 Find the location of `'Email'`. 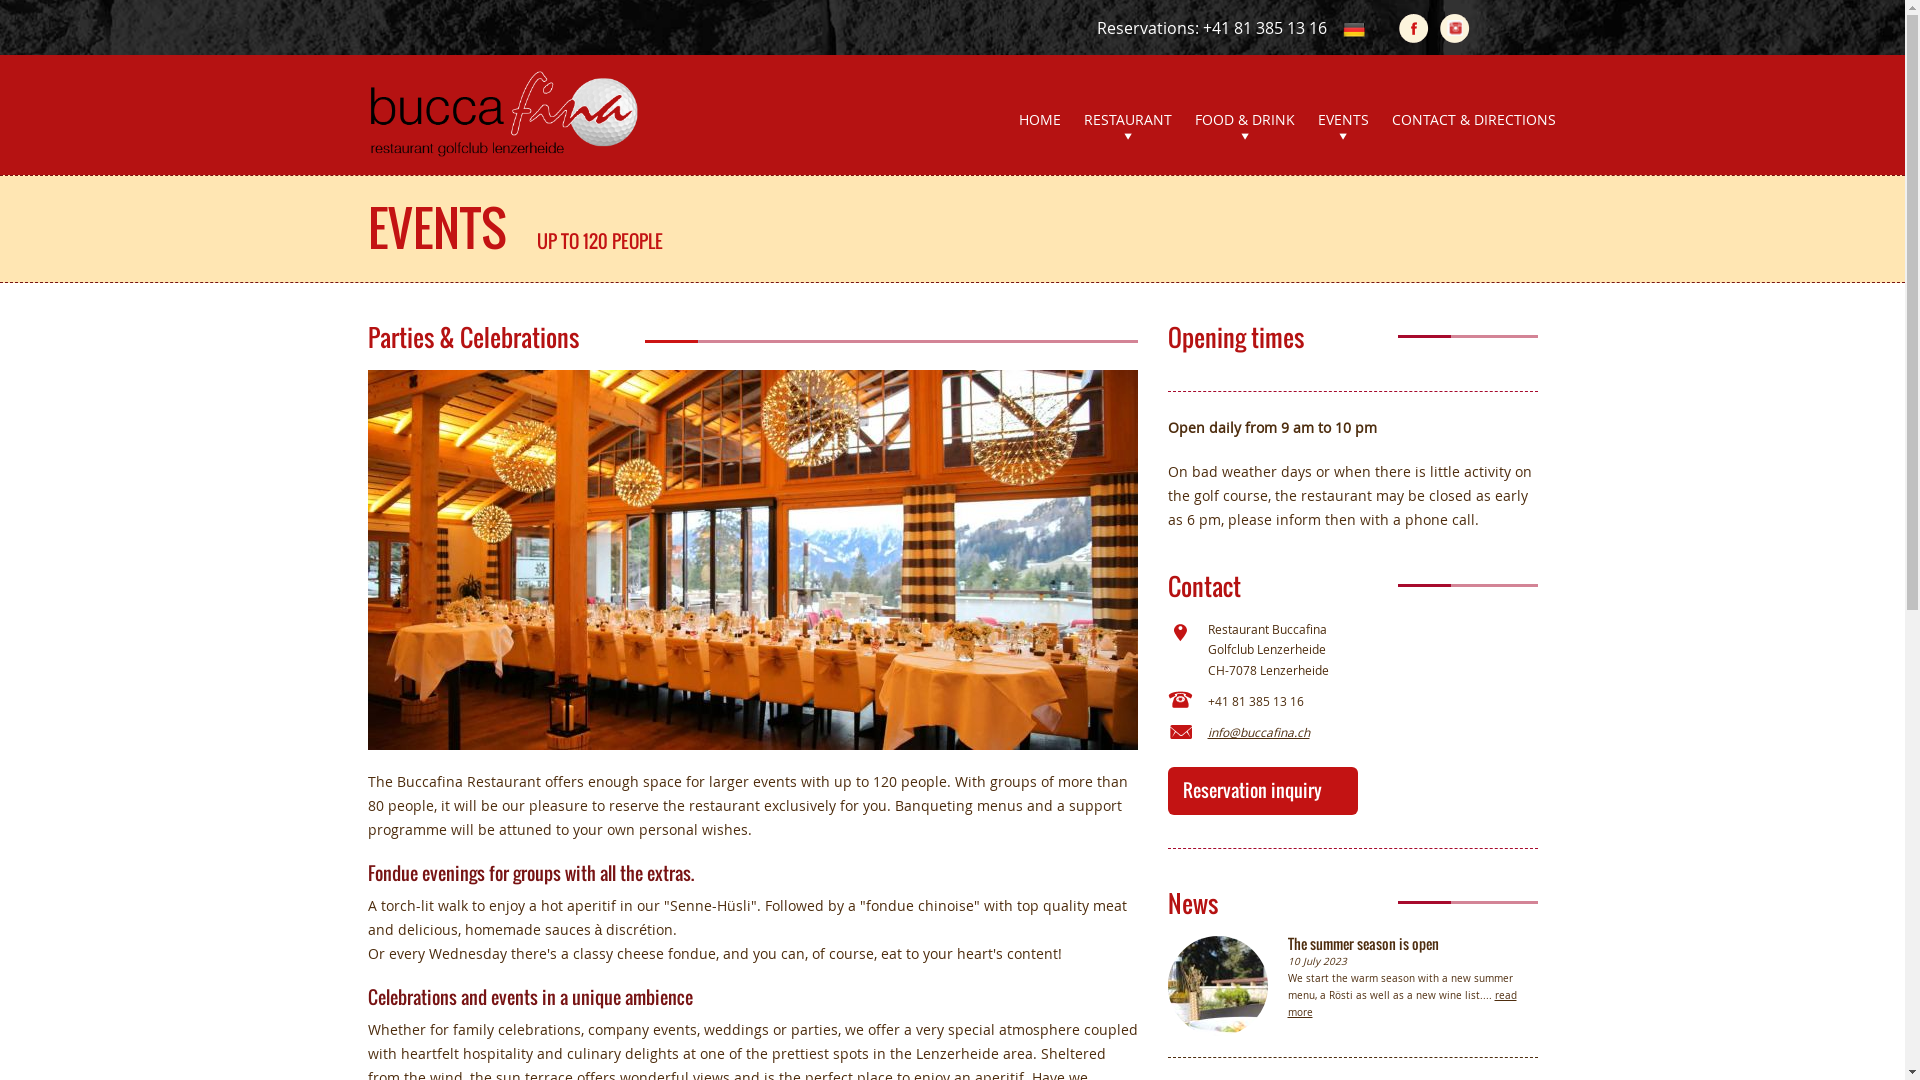

'Email' is located at coordinates (1180, 734).